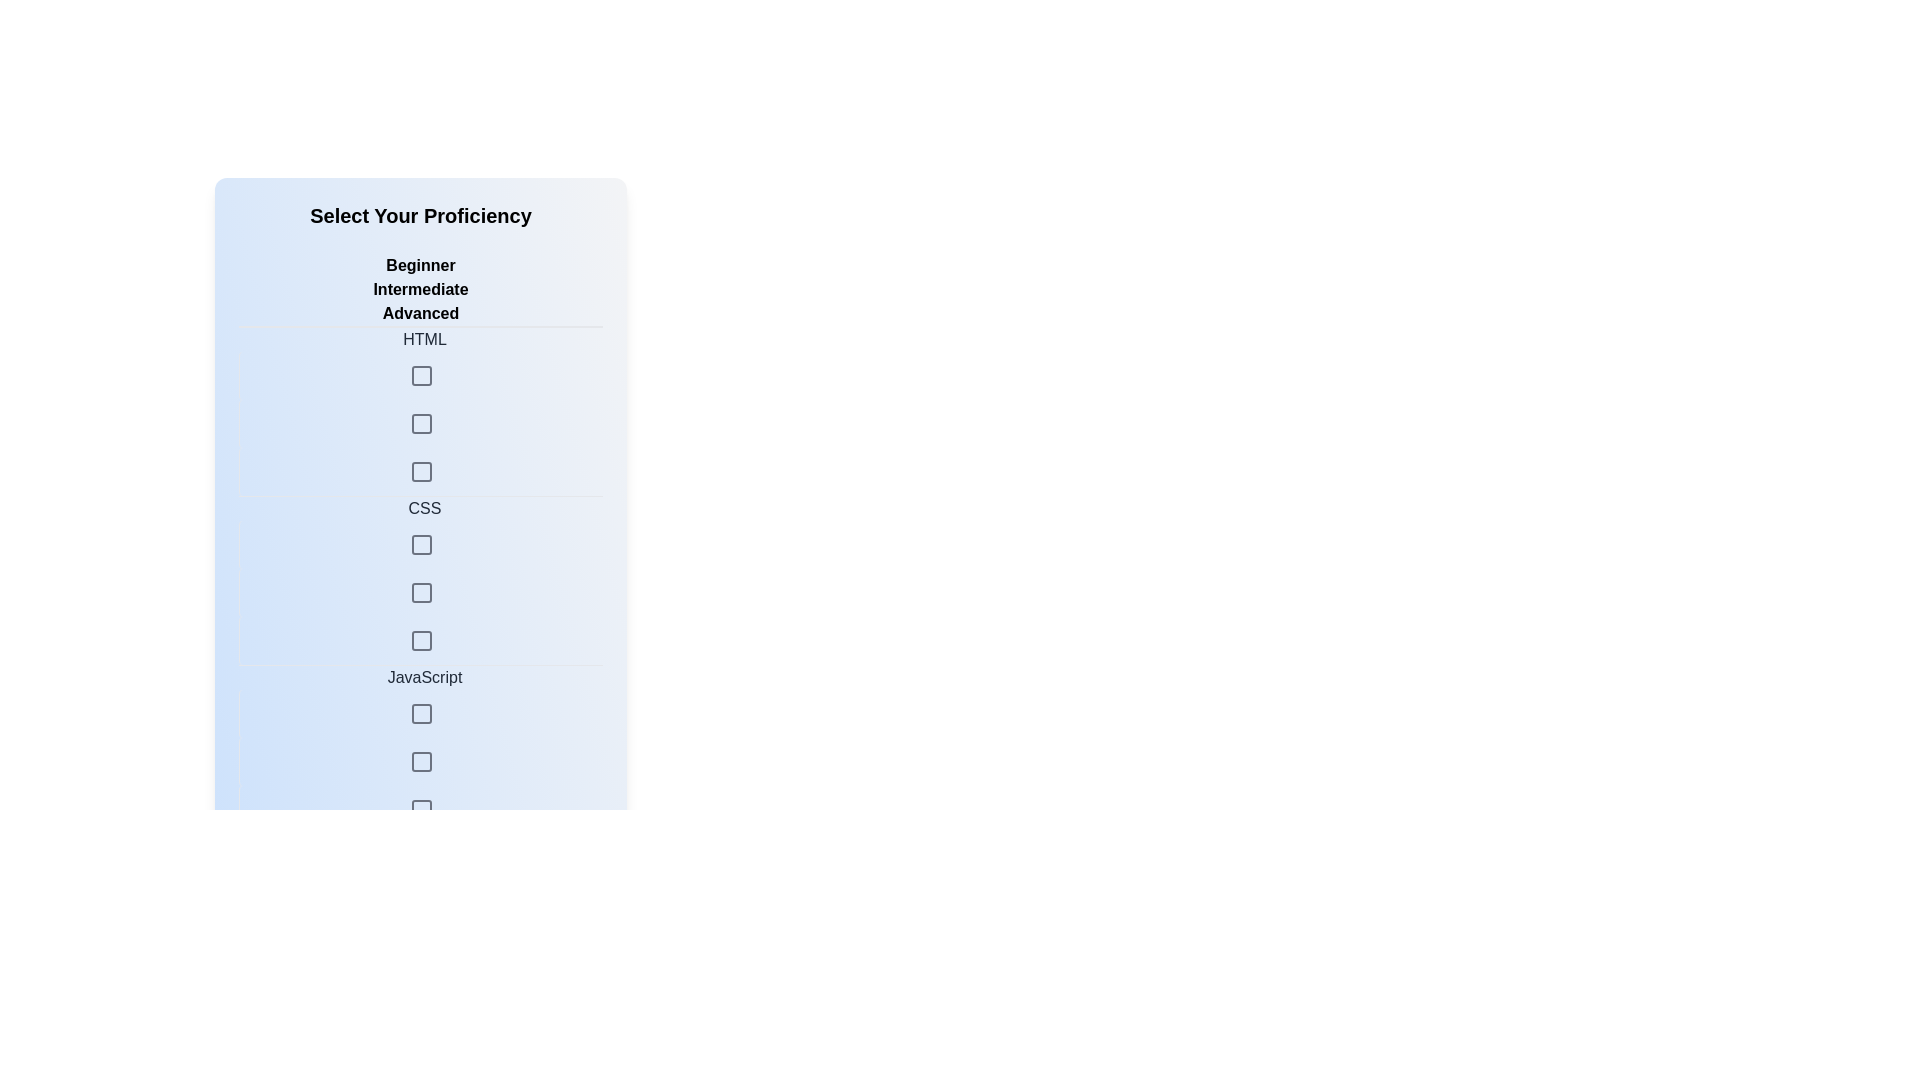 Image resolution: width=1920 pixels, height=1080 pixels. What do you see at coordinates (420, 424) in the screenshot?
I see `the skill level Advanced for the skill HTML` at bounding box center [420, 424].